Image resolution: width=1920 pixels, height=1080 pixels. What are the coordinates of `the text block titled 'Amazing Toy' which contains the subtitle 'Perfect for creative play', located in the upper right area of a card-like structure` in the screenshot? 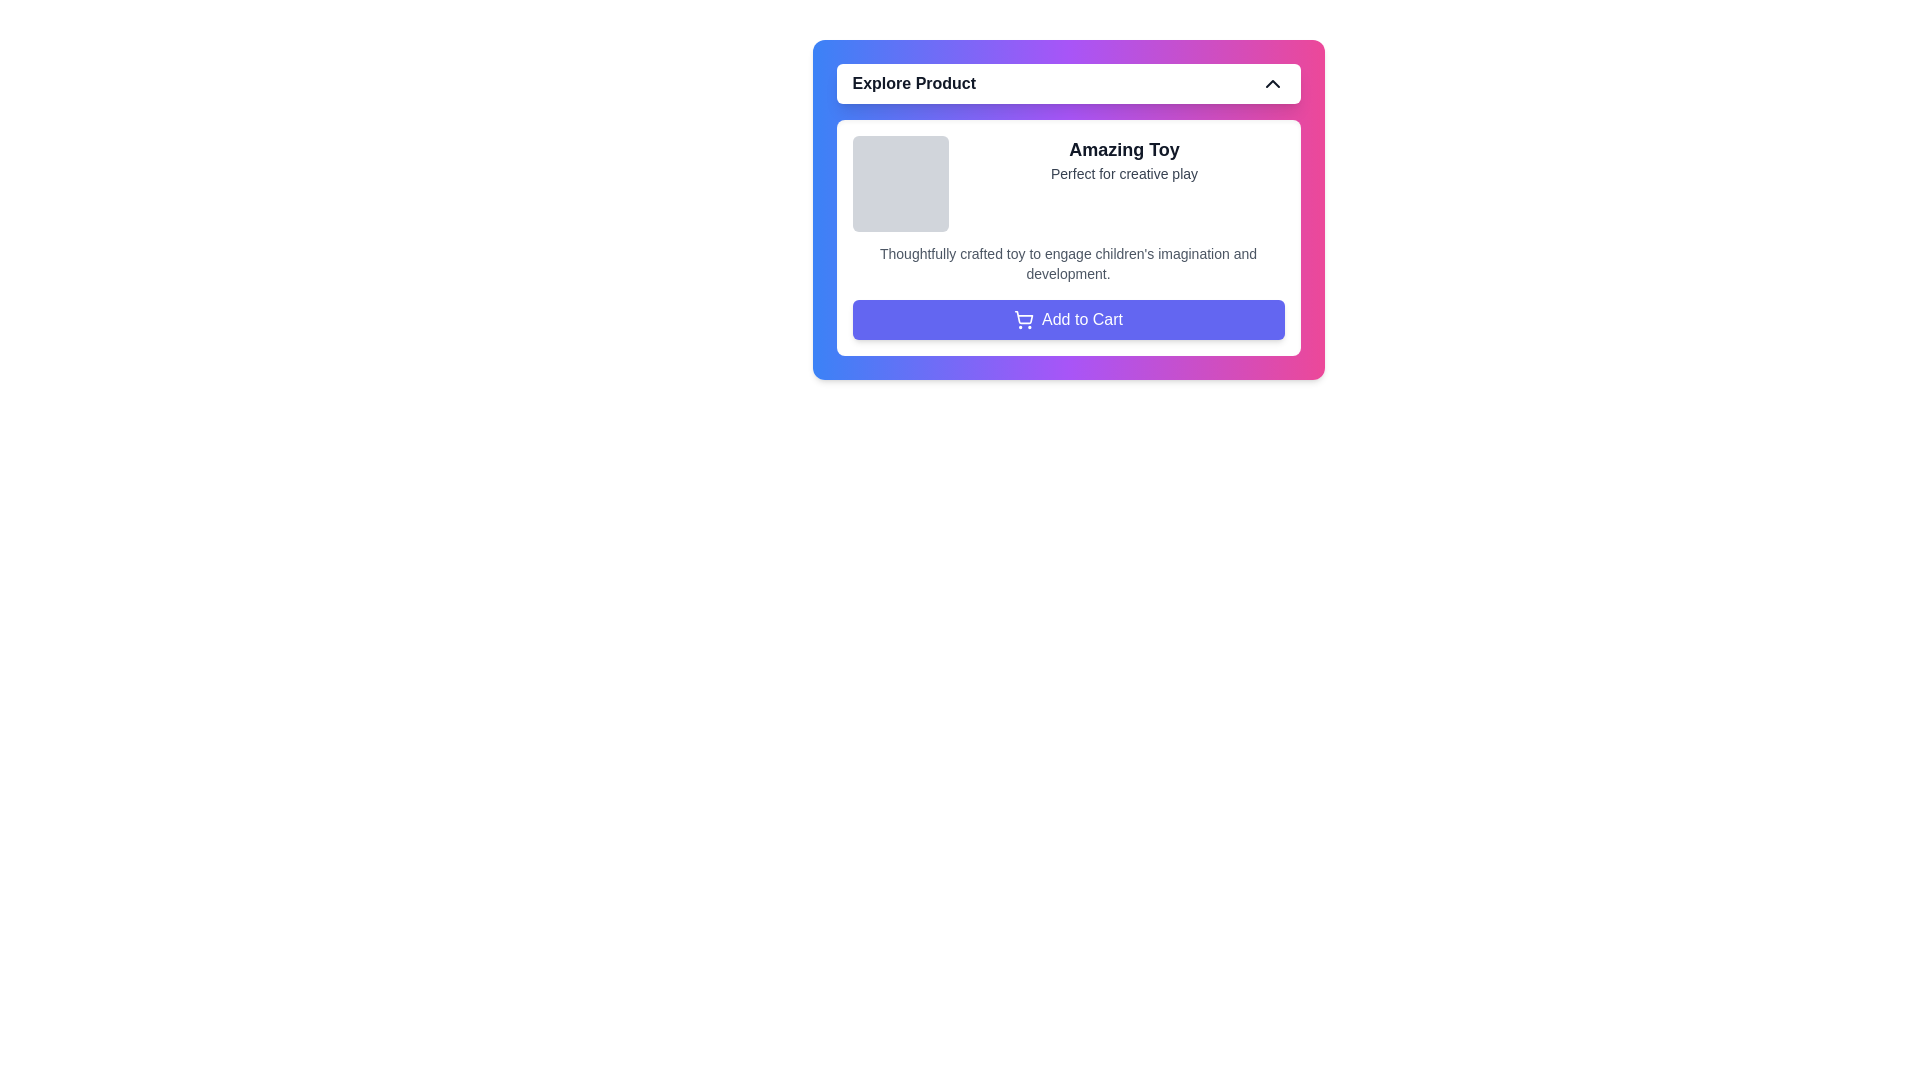 It's located at (1124, 184).